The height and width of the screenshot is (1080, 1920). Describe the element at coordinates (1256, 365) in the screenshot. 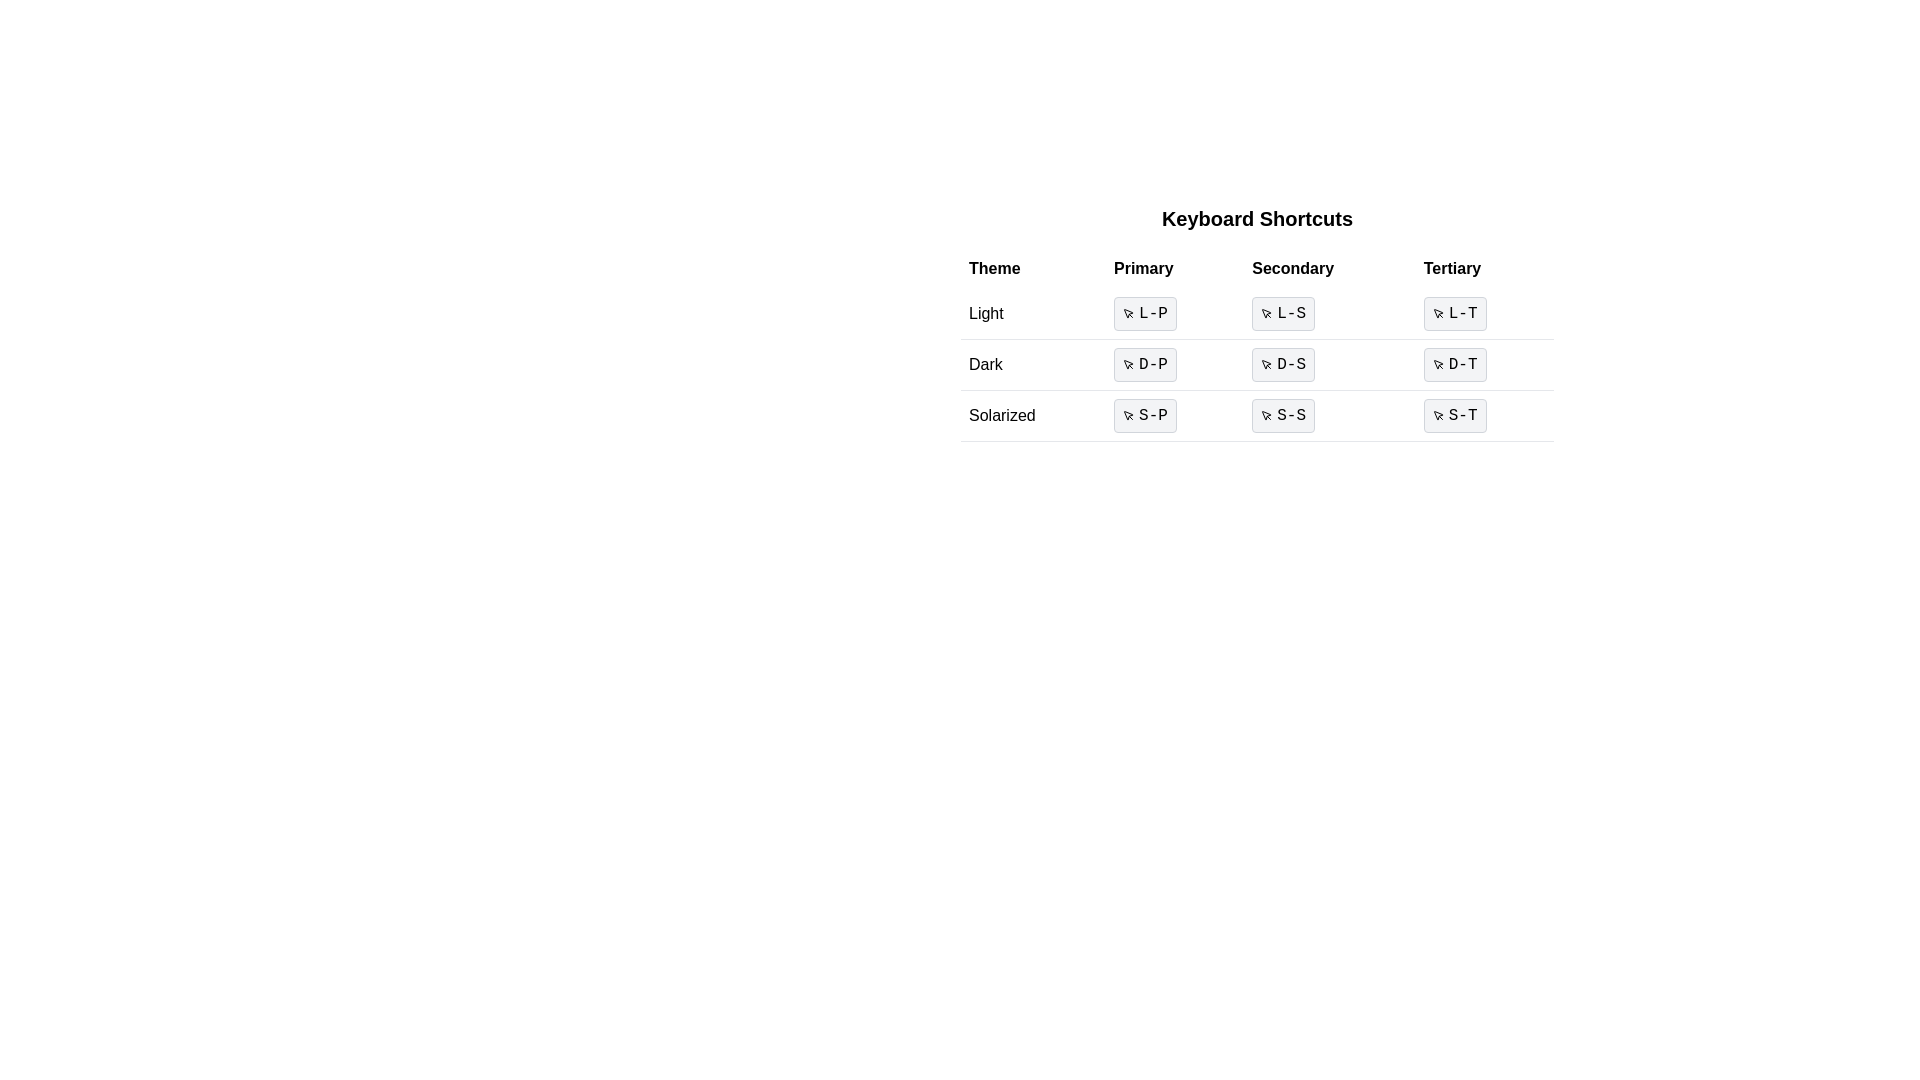

I see `the rounded, bordered button labeled 'D-S' with a mouse pointer icon located in the 'Dark' row under the 'Secondary' column, as it is the second button in that row` at that location.